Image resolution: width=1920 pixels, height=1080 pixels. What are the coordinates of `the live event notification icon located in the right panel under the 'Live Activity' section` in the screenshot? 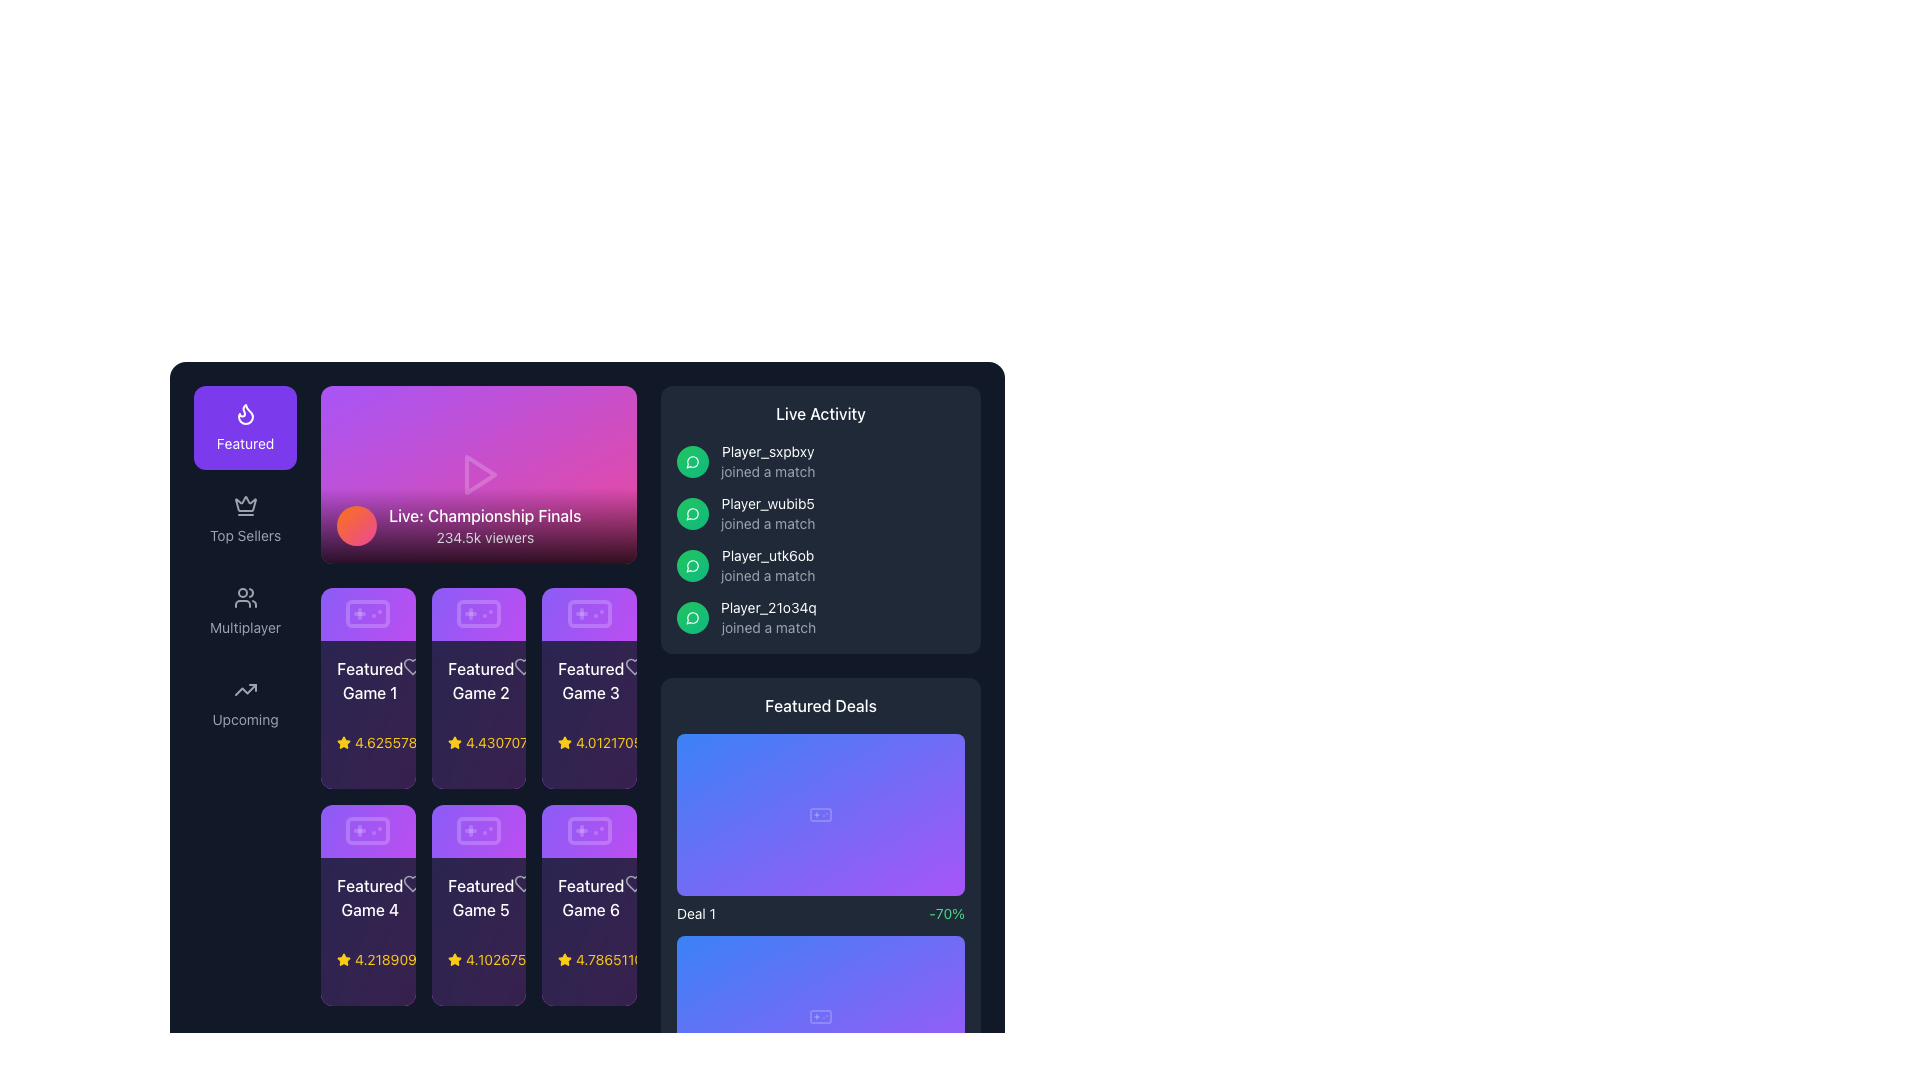 It's located at (692, 617).